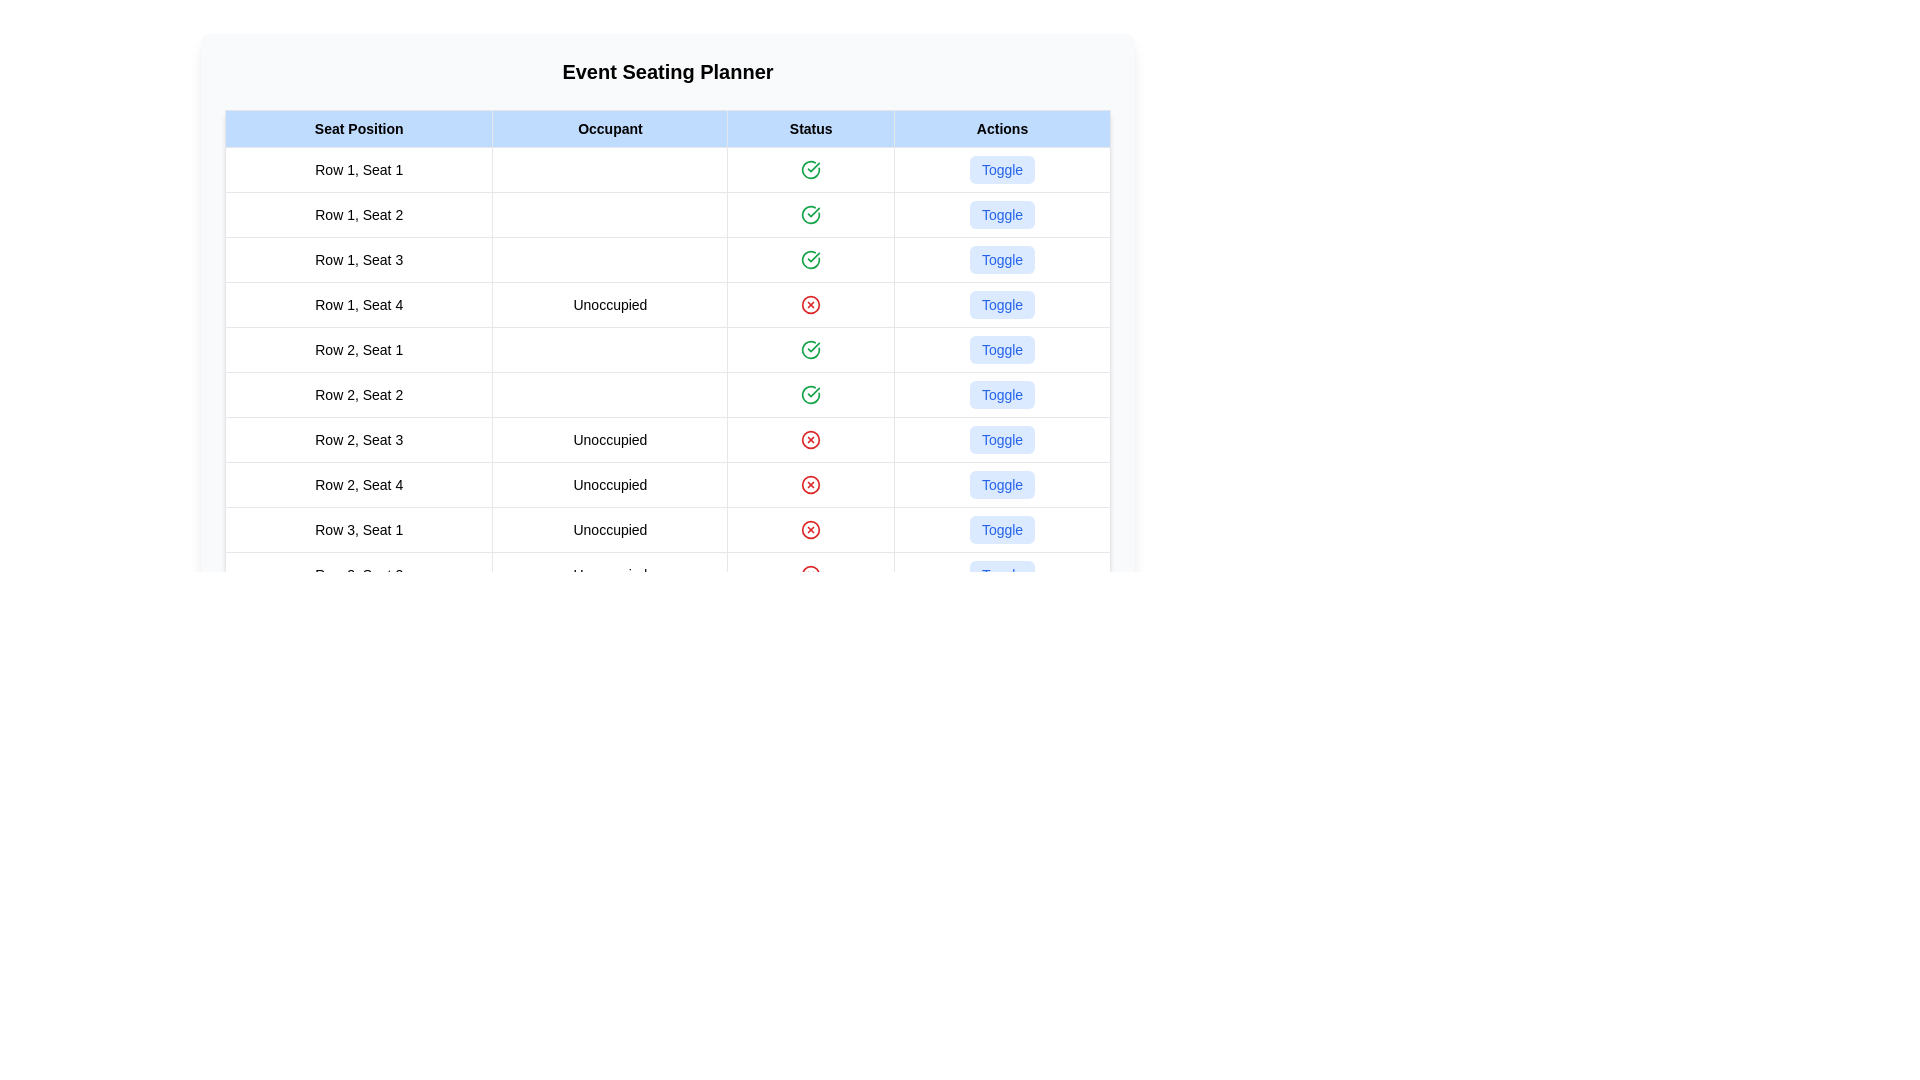  What do you see at coordinates (1002, 349) in the screenshot?
I see `the toggle button in the 'Actions' column for 'Row 2, Seat 1' to change its state` at bounding box center [1002, 349].